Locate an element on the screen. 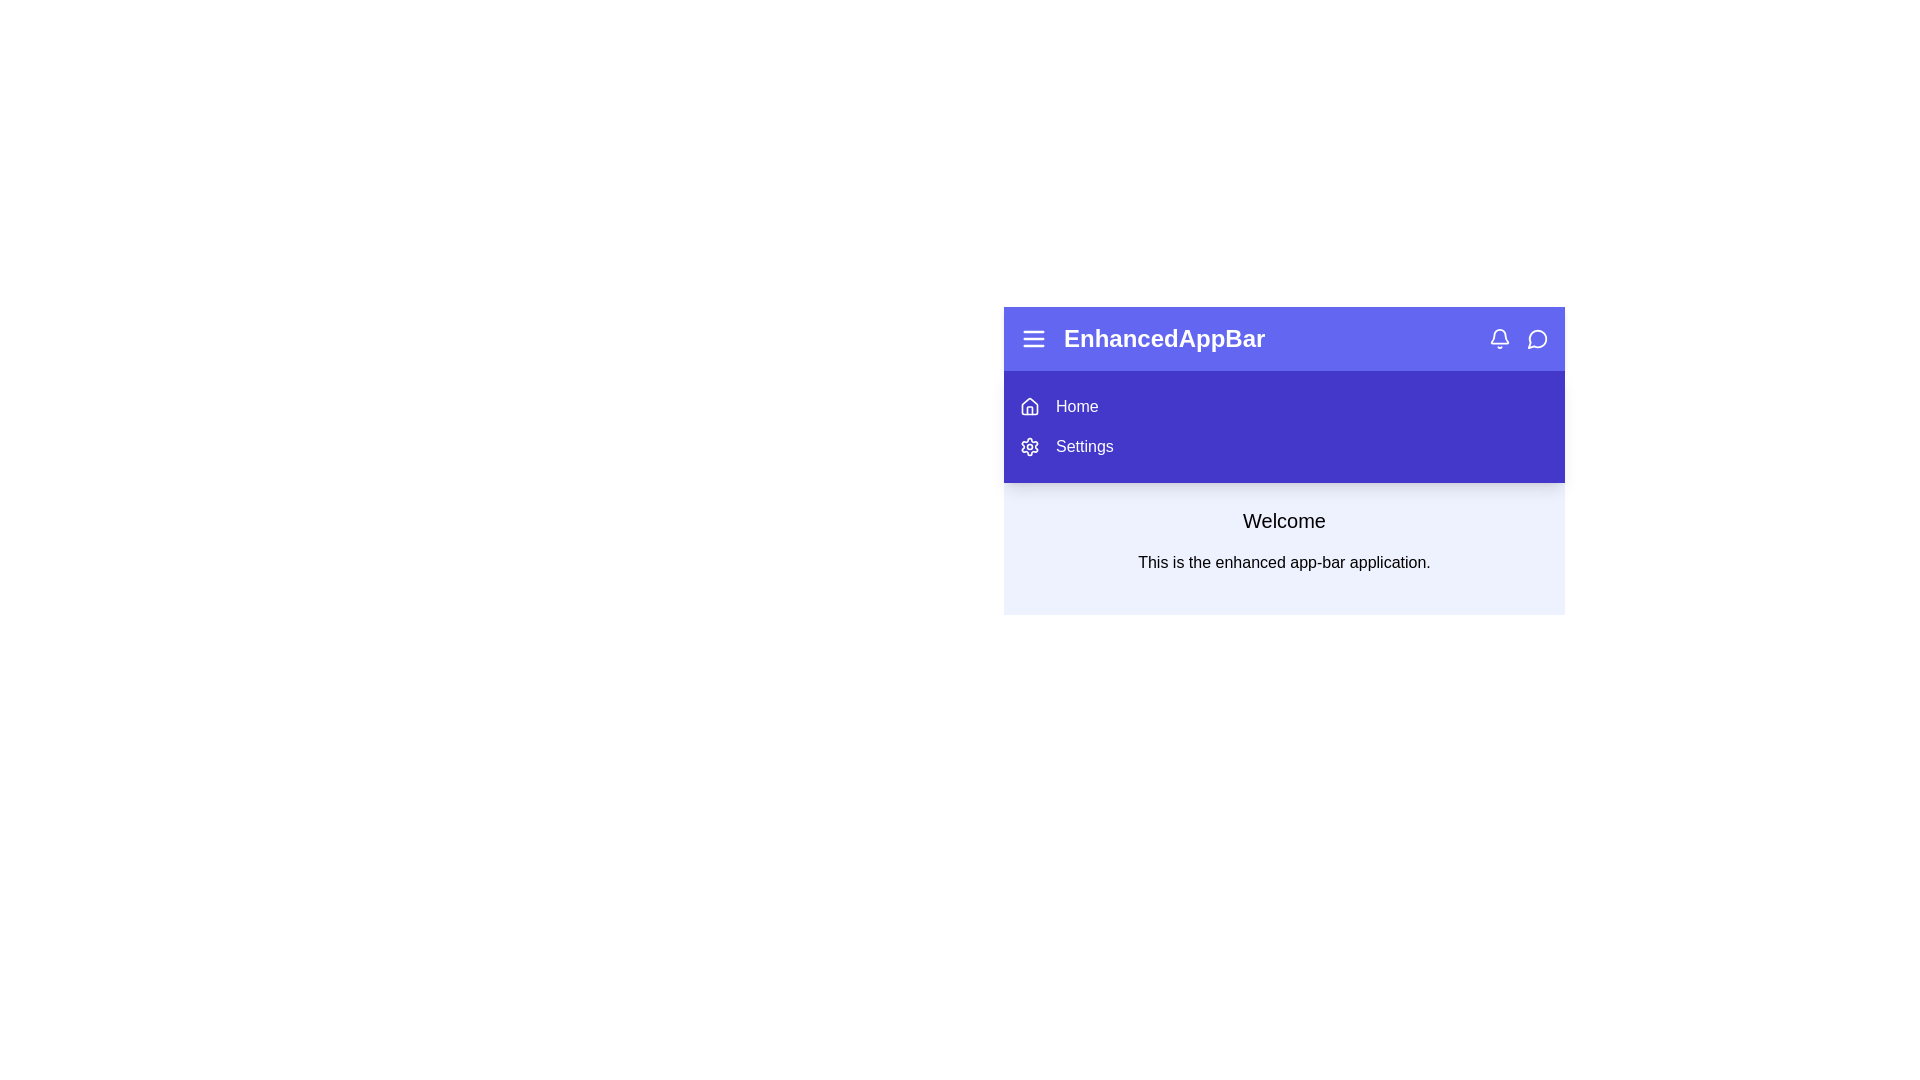 The height and width of the screenshot is (1080, 1920). the bell icon to simulate a notification action is located at coordinates (1499, 338).